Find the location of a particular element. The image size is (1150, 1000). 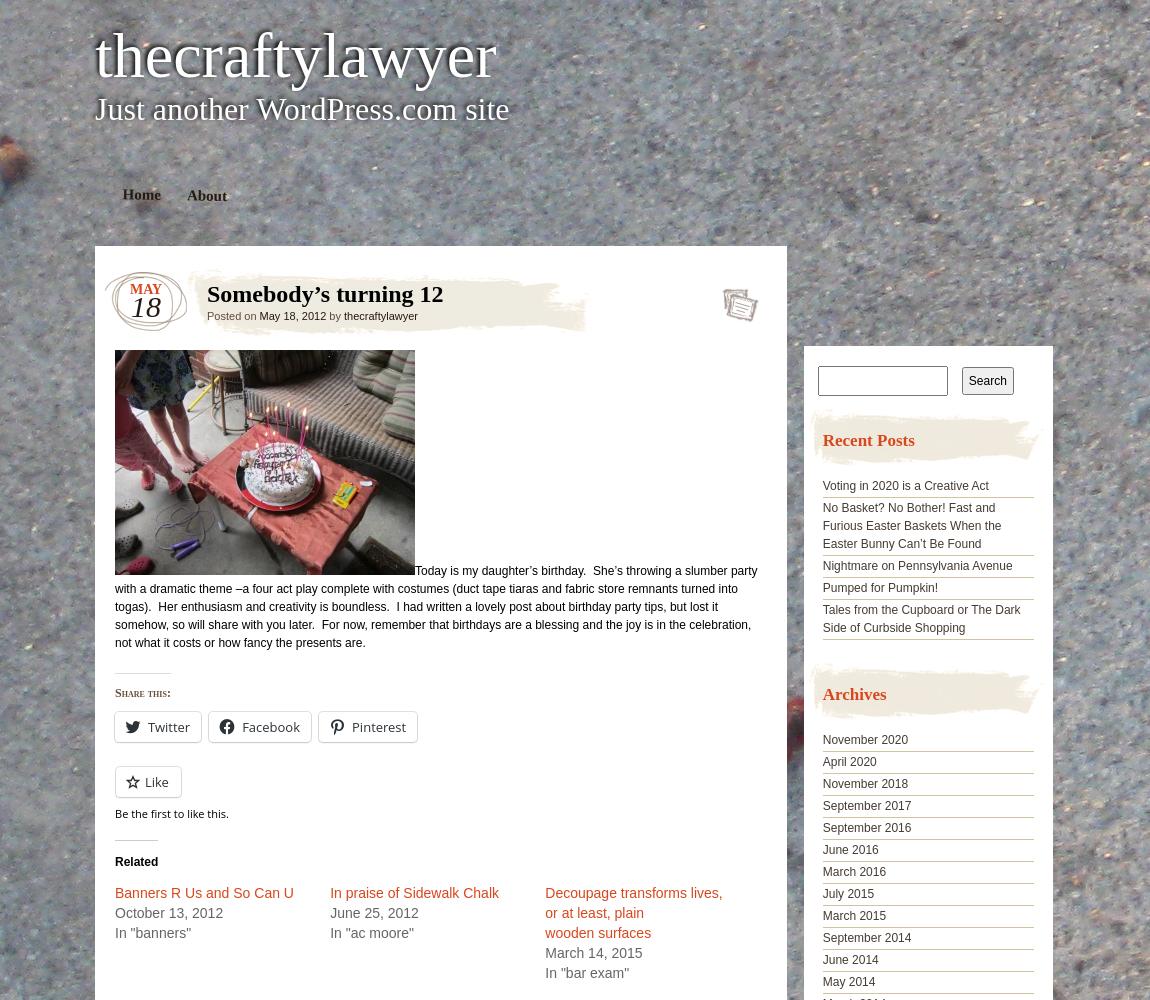

'Recent Posts' is located at coordinates (821, 439).